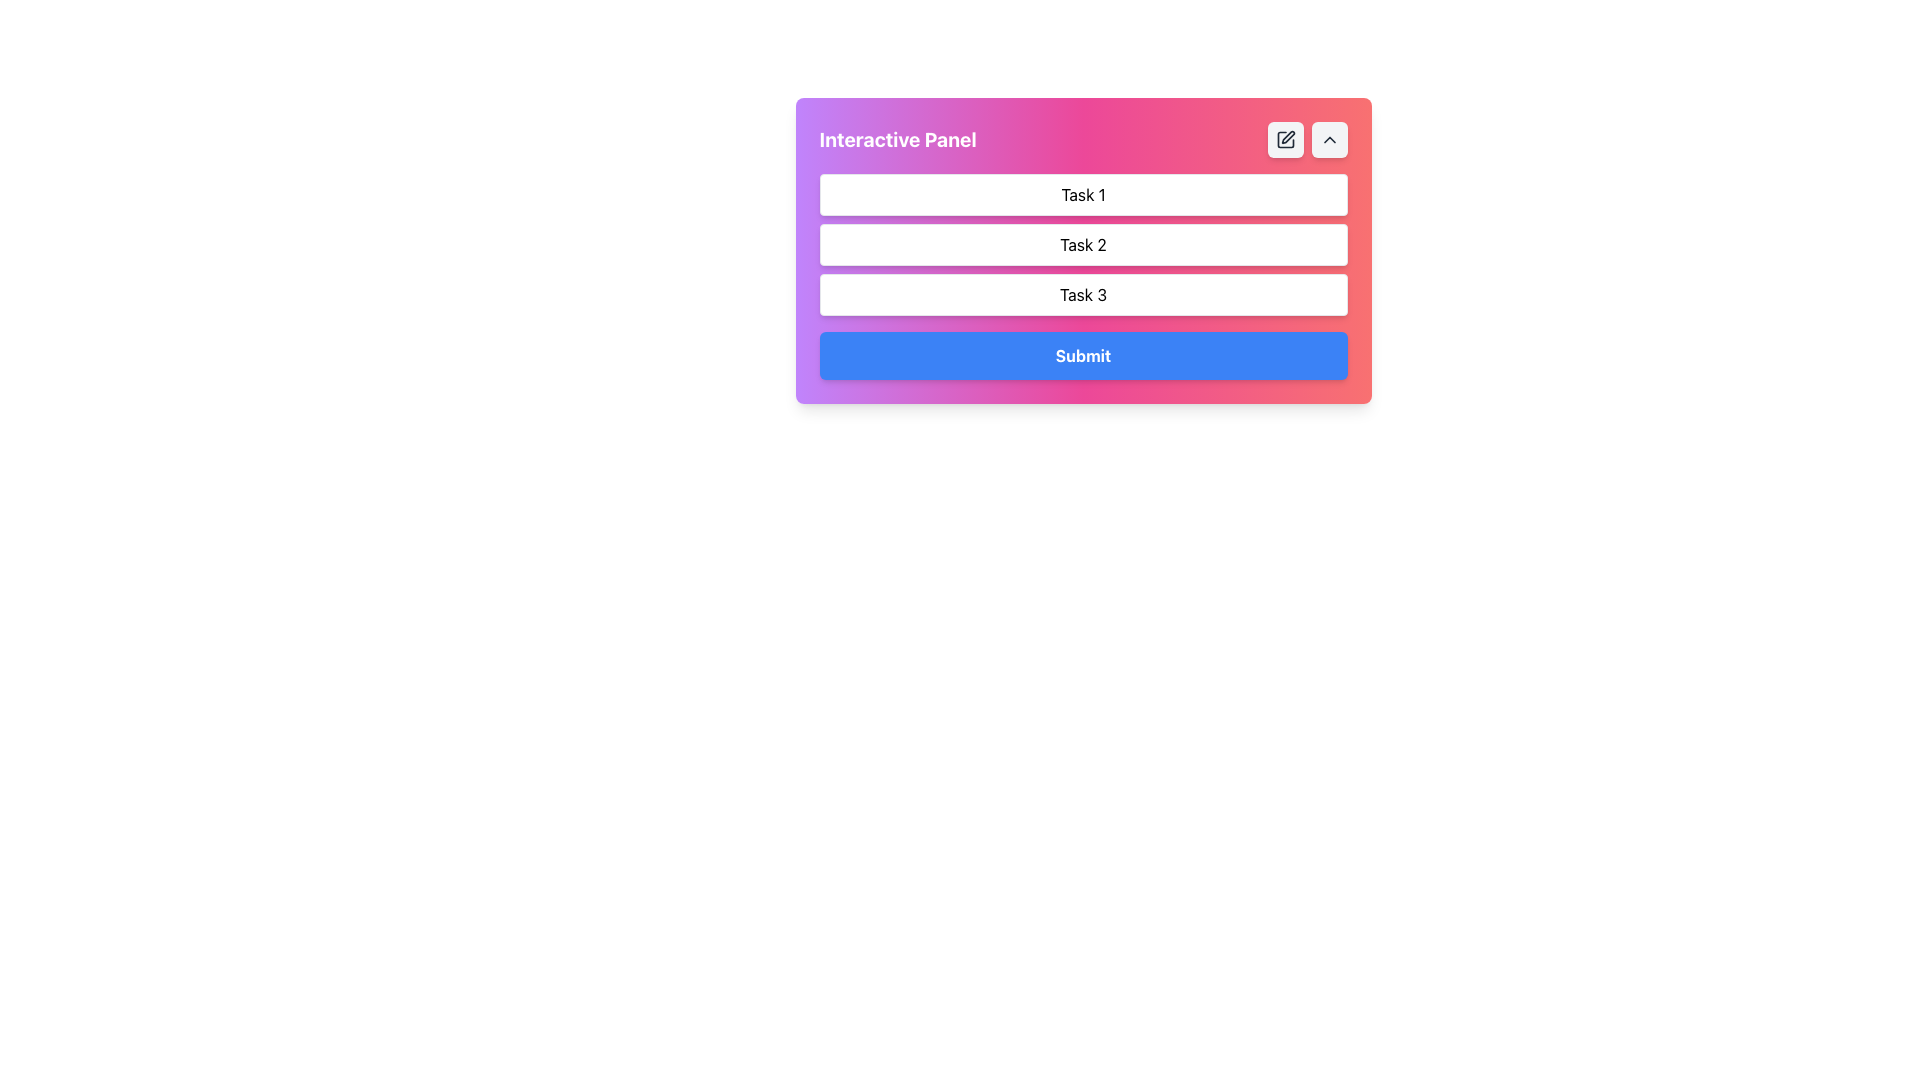  What do you see at coordinates (1285, 138) in the screenshot?
I see `the edit button located at the top-right corner of the panel, which is the first square button in a horizontal arrangement of two buttons with a gradient pink-to-purple background` at bounding box center [1285, 138].